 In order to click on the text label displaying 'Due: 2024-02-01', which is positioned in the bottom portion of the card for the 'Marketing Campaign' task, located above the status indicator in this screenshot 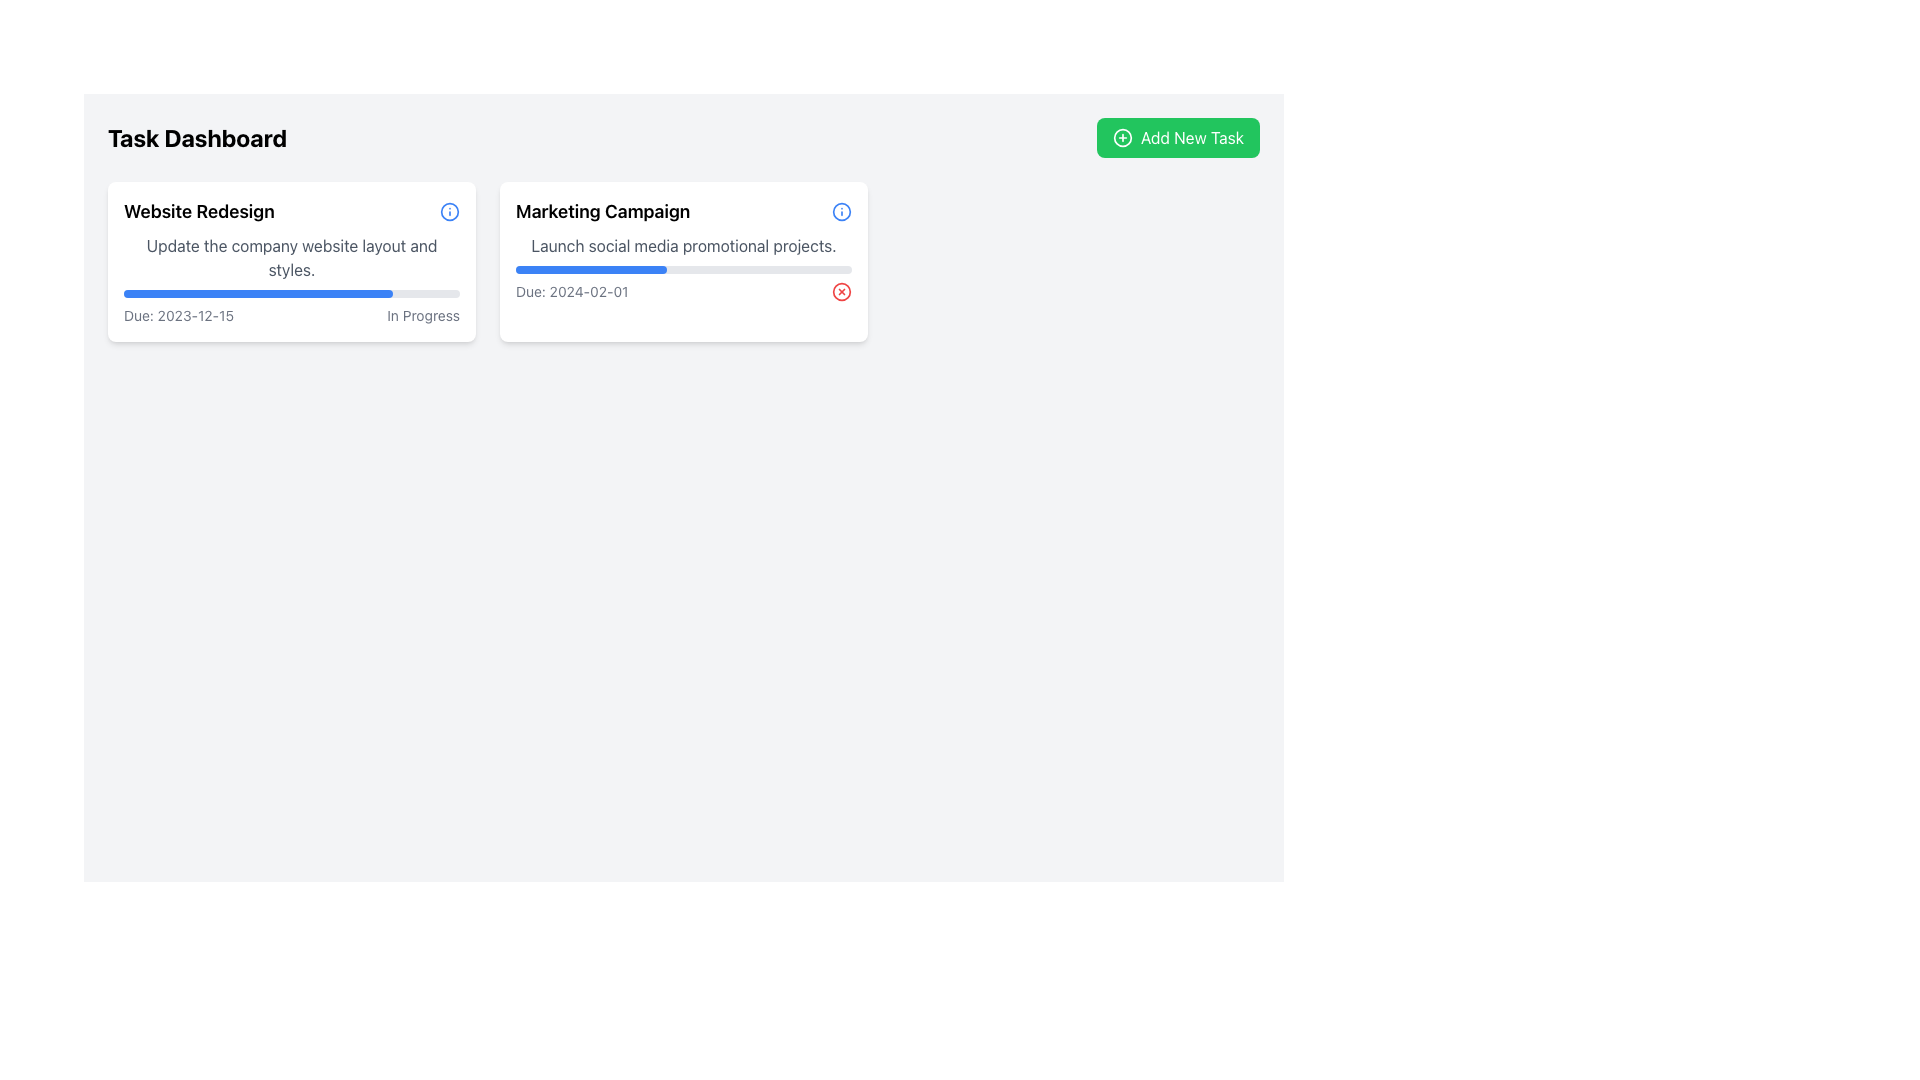, I will do `click(571, 292)`.